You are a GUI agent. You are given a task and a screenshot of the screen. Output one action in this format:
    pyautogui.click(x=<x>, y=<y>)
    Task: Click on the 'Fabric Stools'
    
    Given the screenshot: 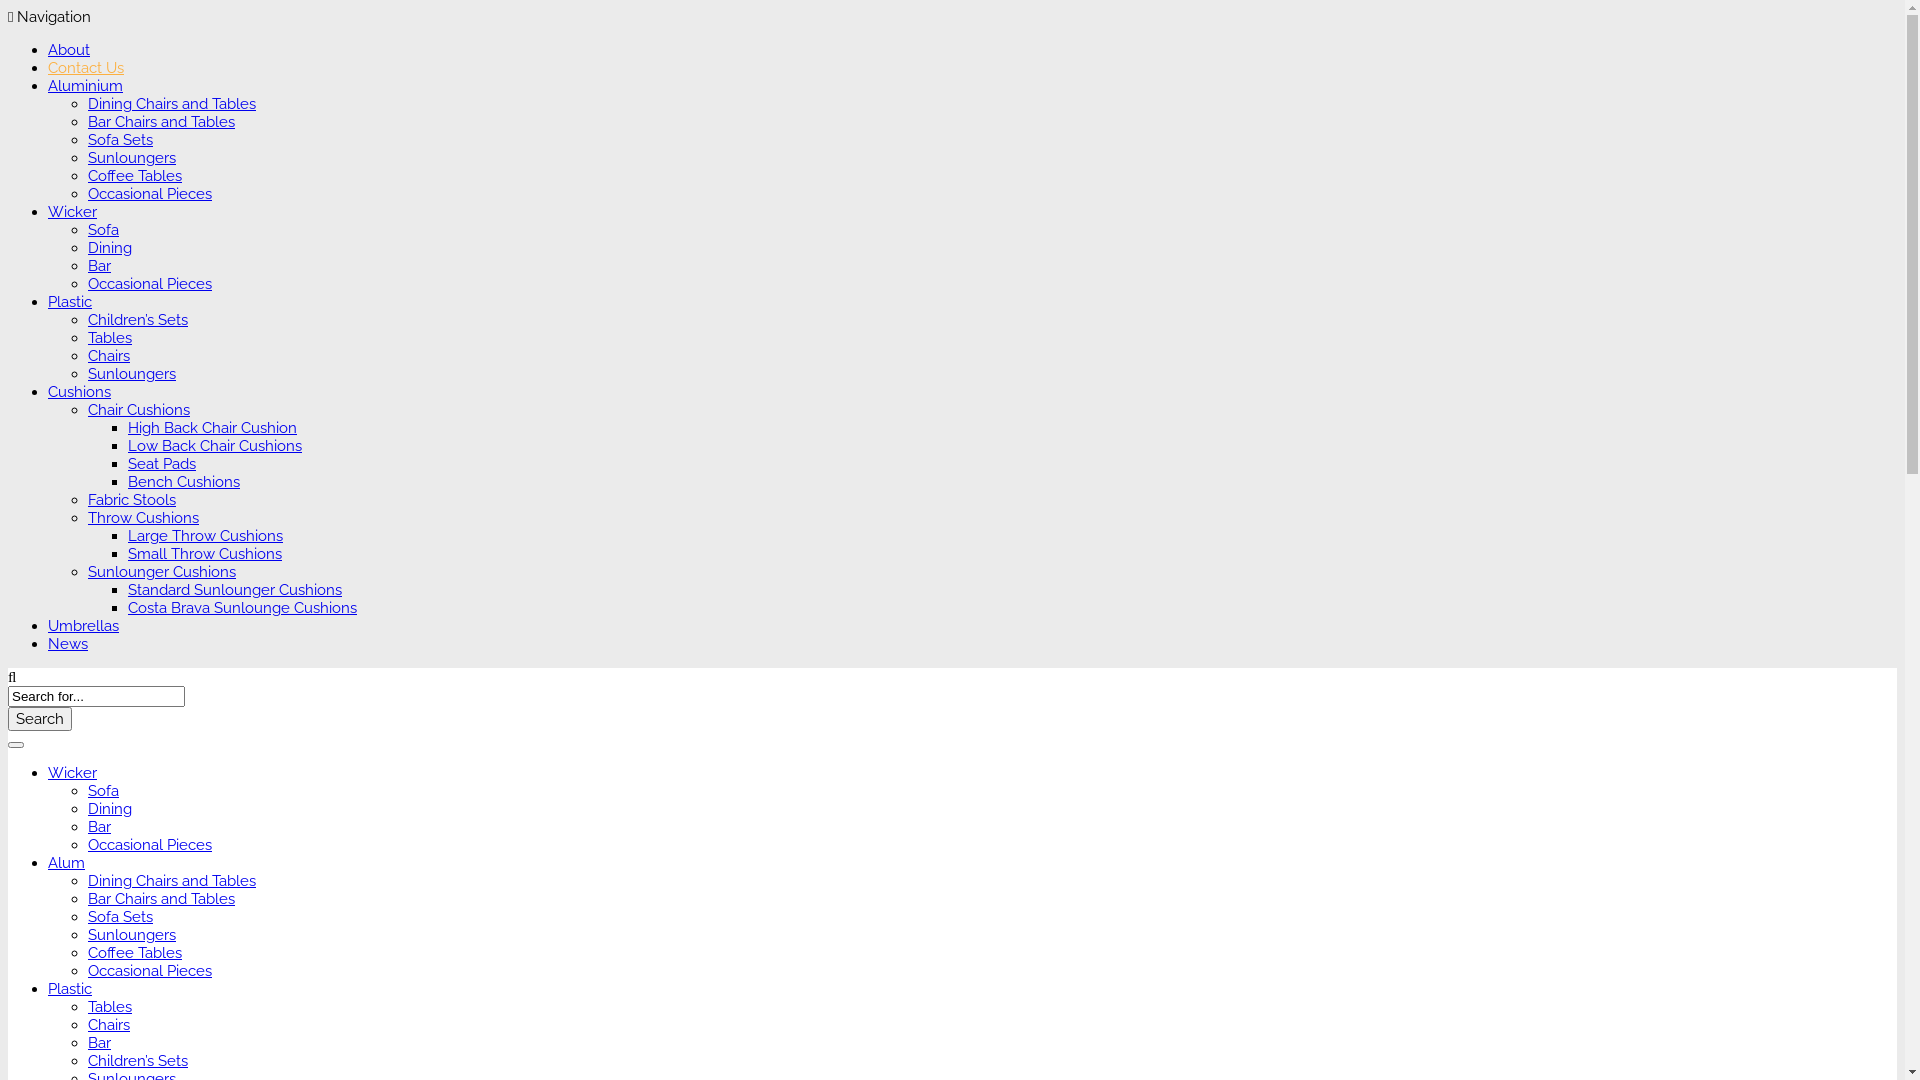 What is the action you would take?
    pyautogui.click(x=86, y=499)
    